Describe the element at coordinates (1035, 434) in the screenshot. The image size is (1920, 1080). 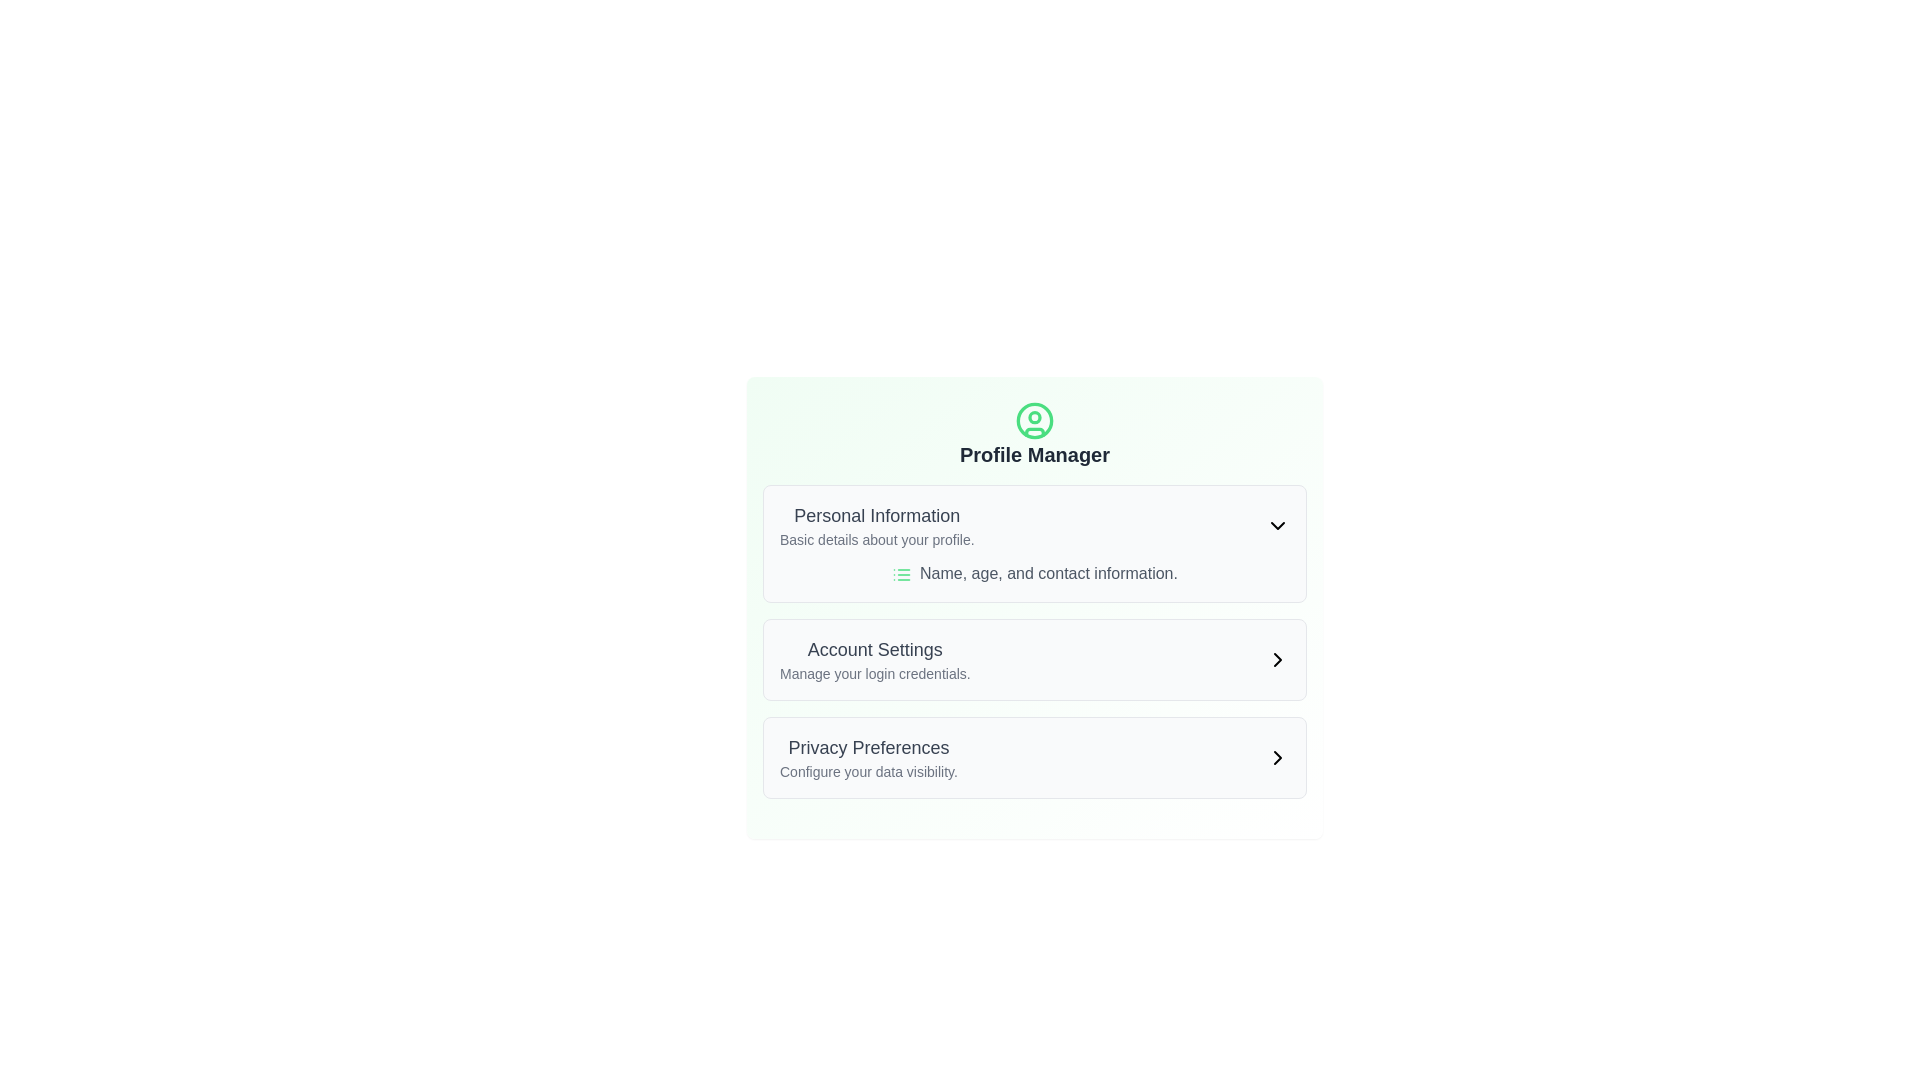
I see `the centered text block displaying 'Profile Manager' with a bold font style` at that location.